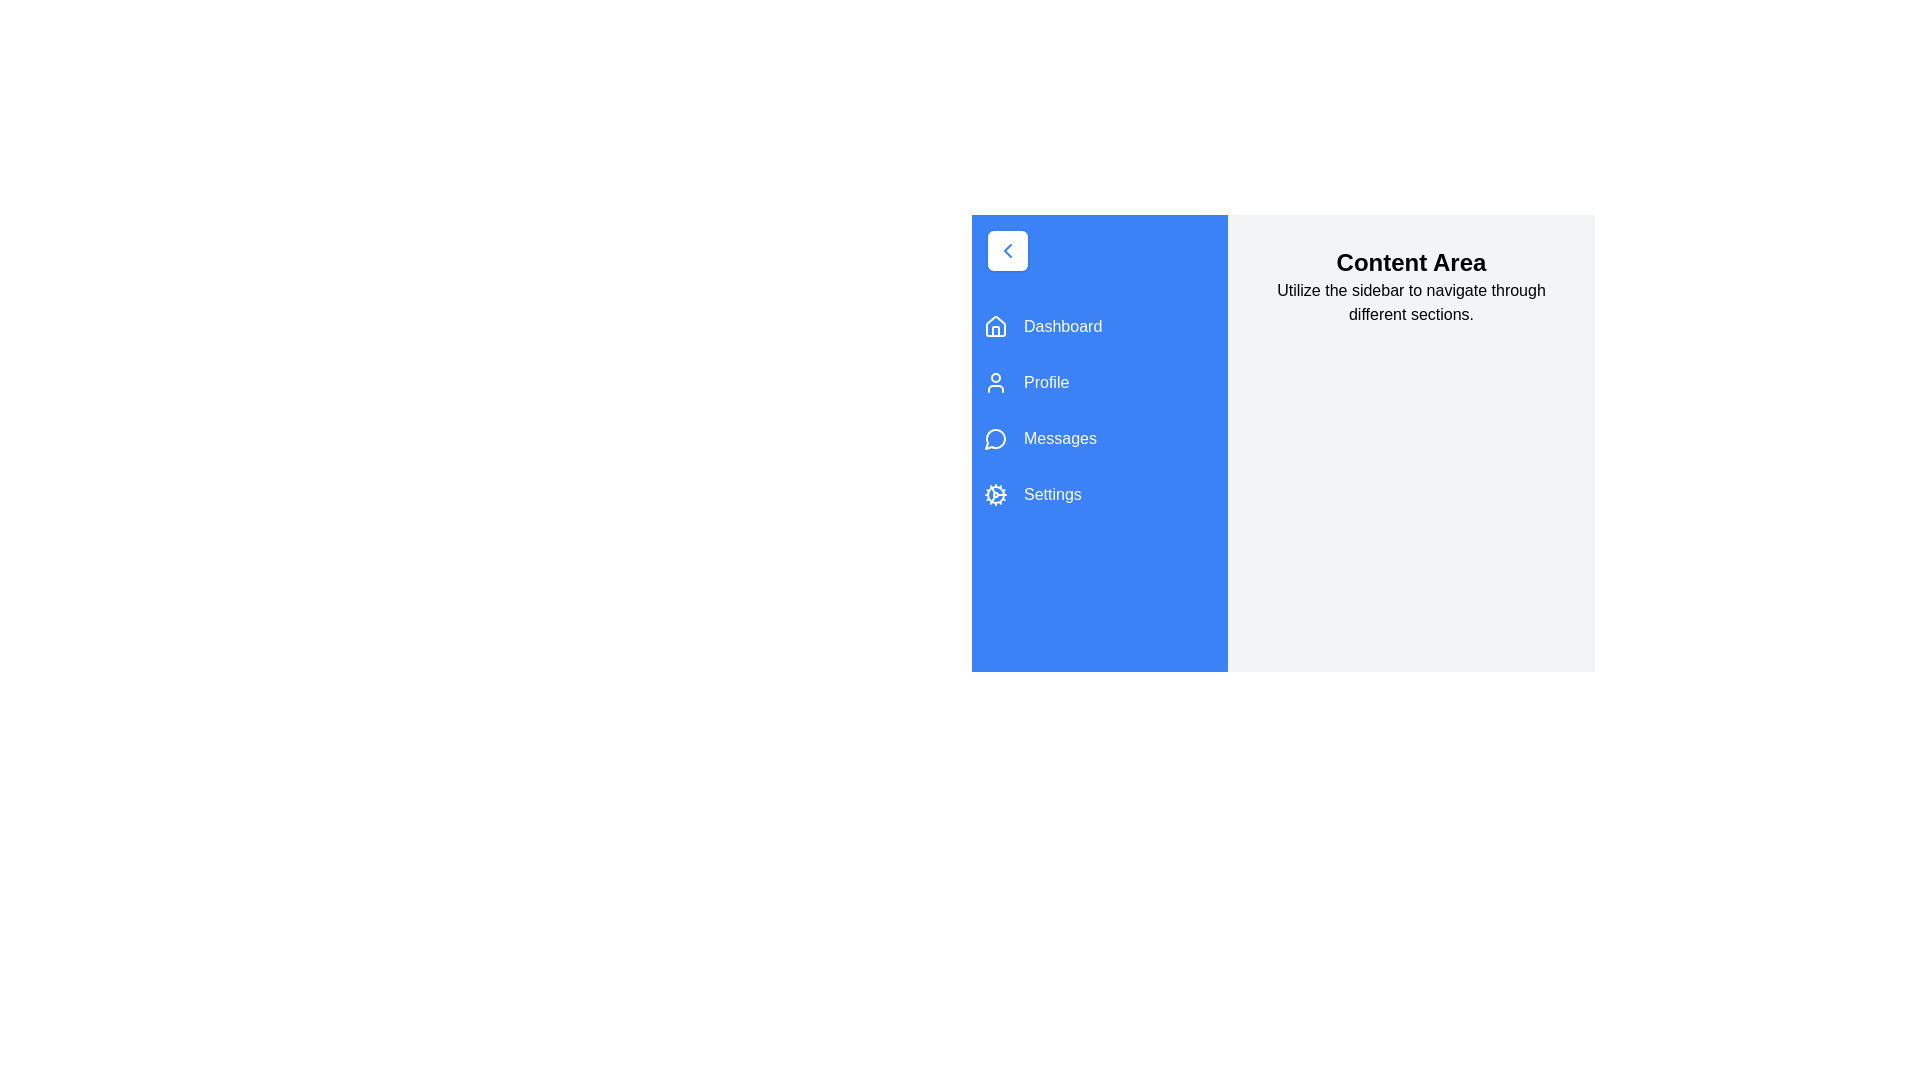 The height and width of the screenshot is (1080, 1920). What do you see at coordinates (1008, 249) in the screenshot?
I see `toggle button on the sidebar to expand or collapse it` at bounding box center [1008, 249].